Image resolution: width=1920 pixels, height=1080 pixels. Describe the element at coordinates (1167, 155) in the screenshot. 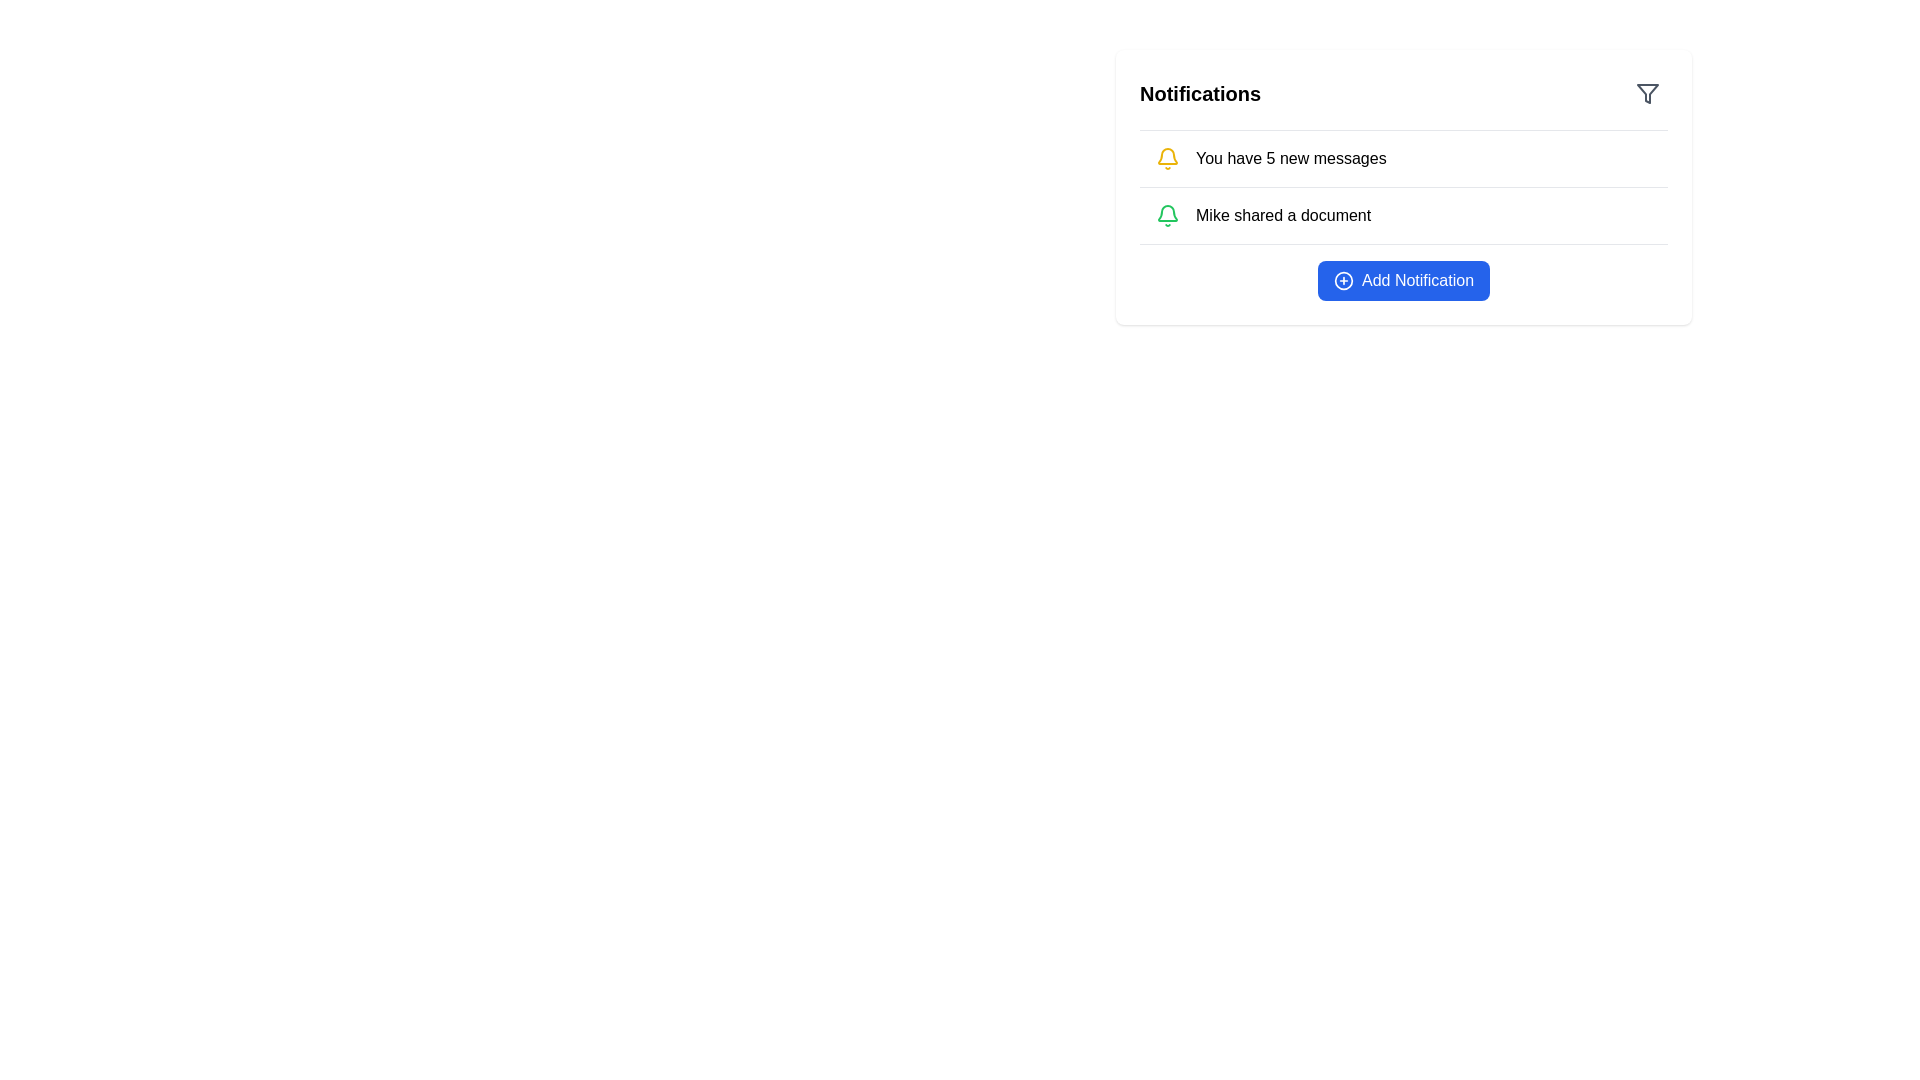

I see `the bell-shaped notification icon representing new messages located within the notification popup` at that location.